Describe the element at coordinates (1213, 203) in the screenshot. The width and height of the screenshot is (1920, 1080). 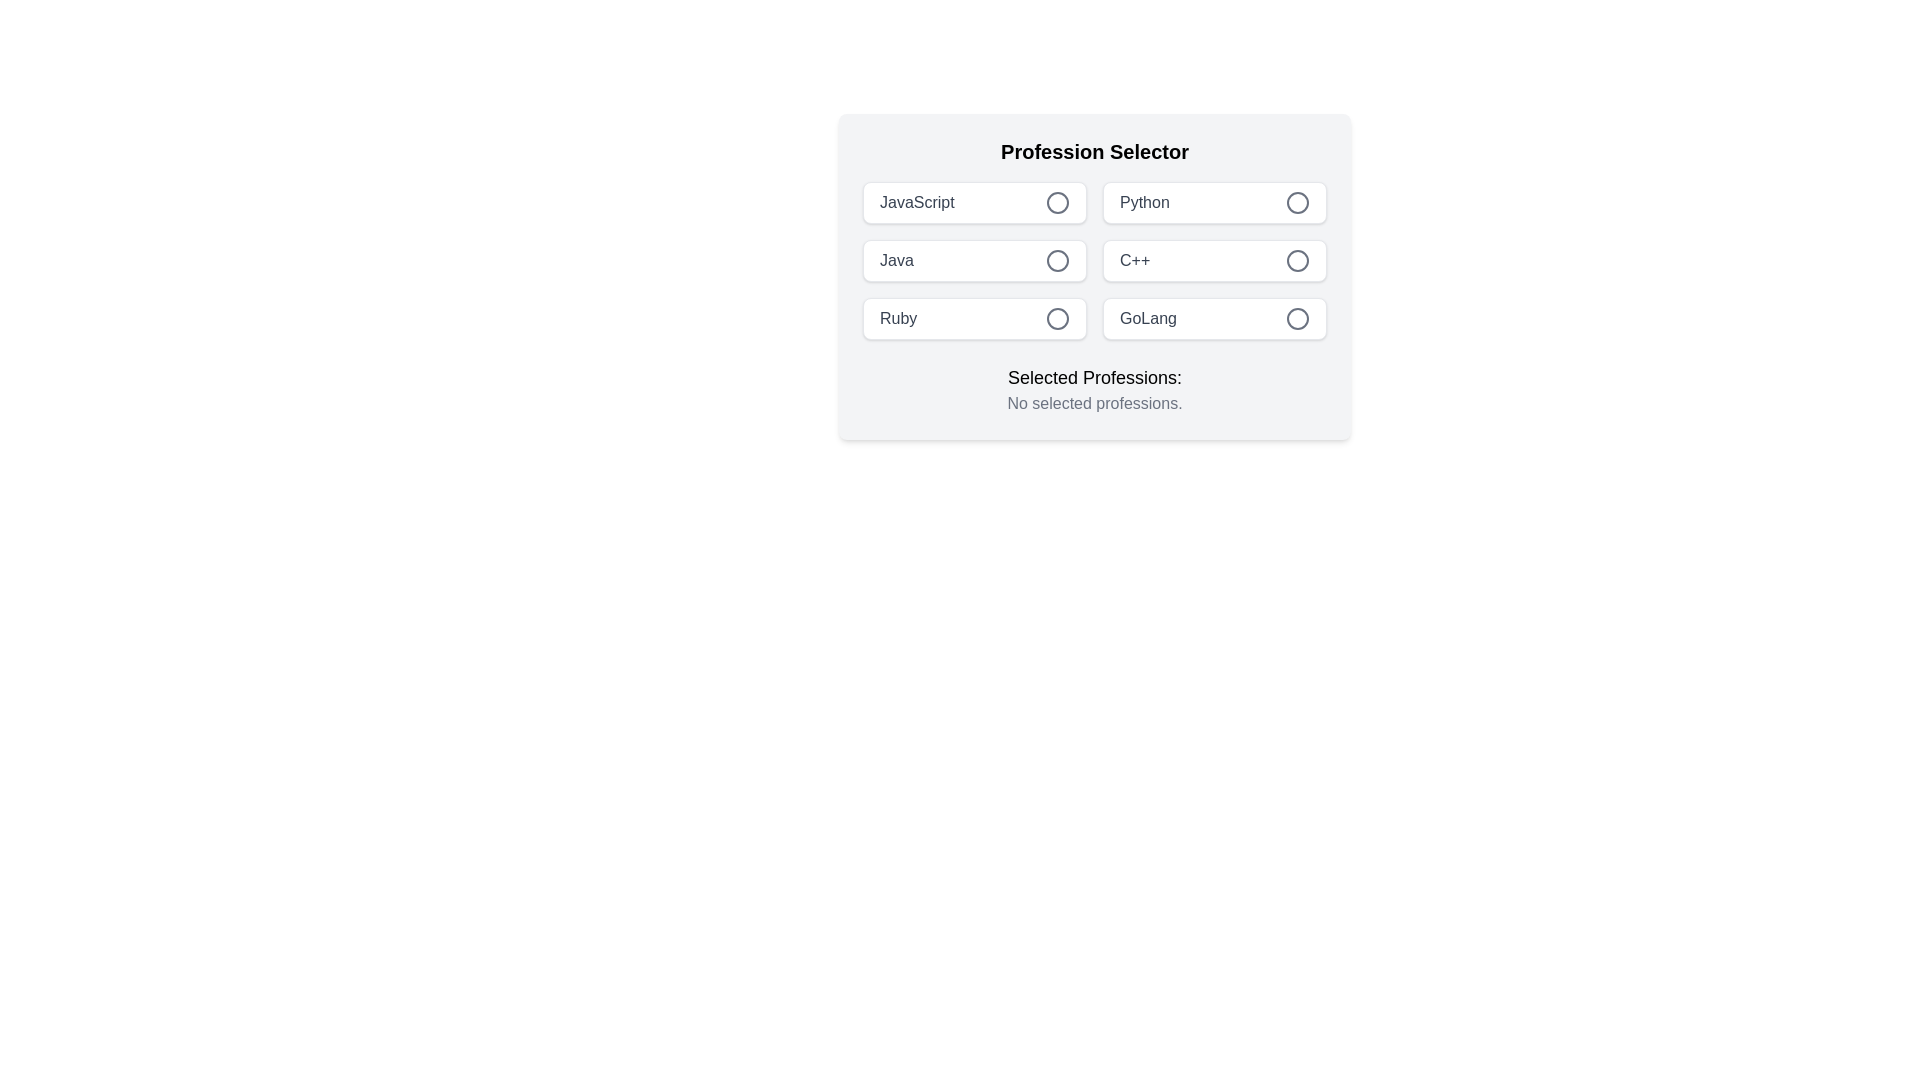
I see `the 'Python' radio button in the Profession Selector group` at that location.